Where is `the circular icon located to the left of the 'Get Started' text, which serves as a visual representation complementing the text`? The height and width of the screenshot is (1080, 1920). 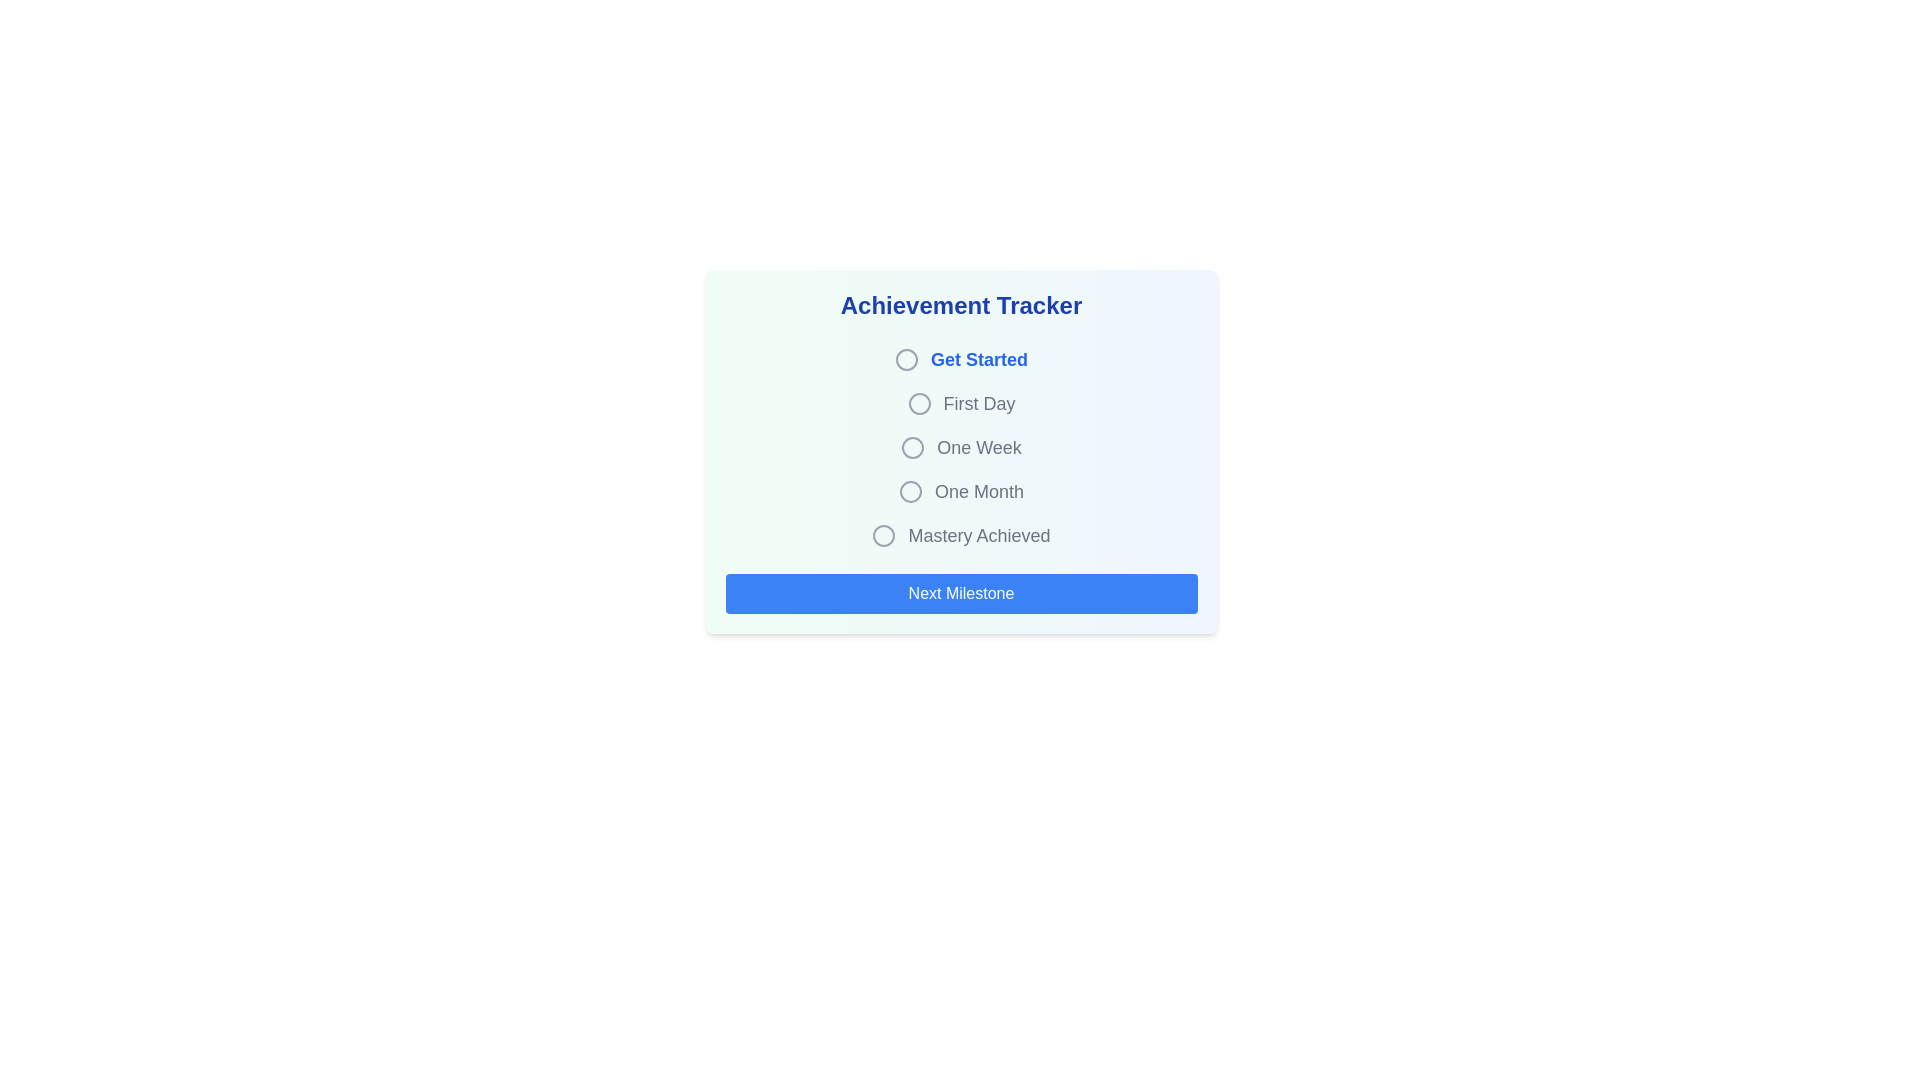
the circular icon located to the left of the 'Get Started' text, which serves as a visual representation complementing the text is located at coordinates (906, 358).